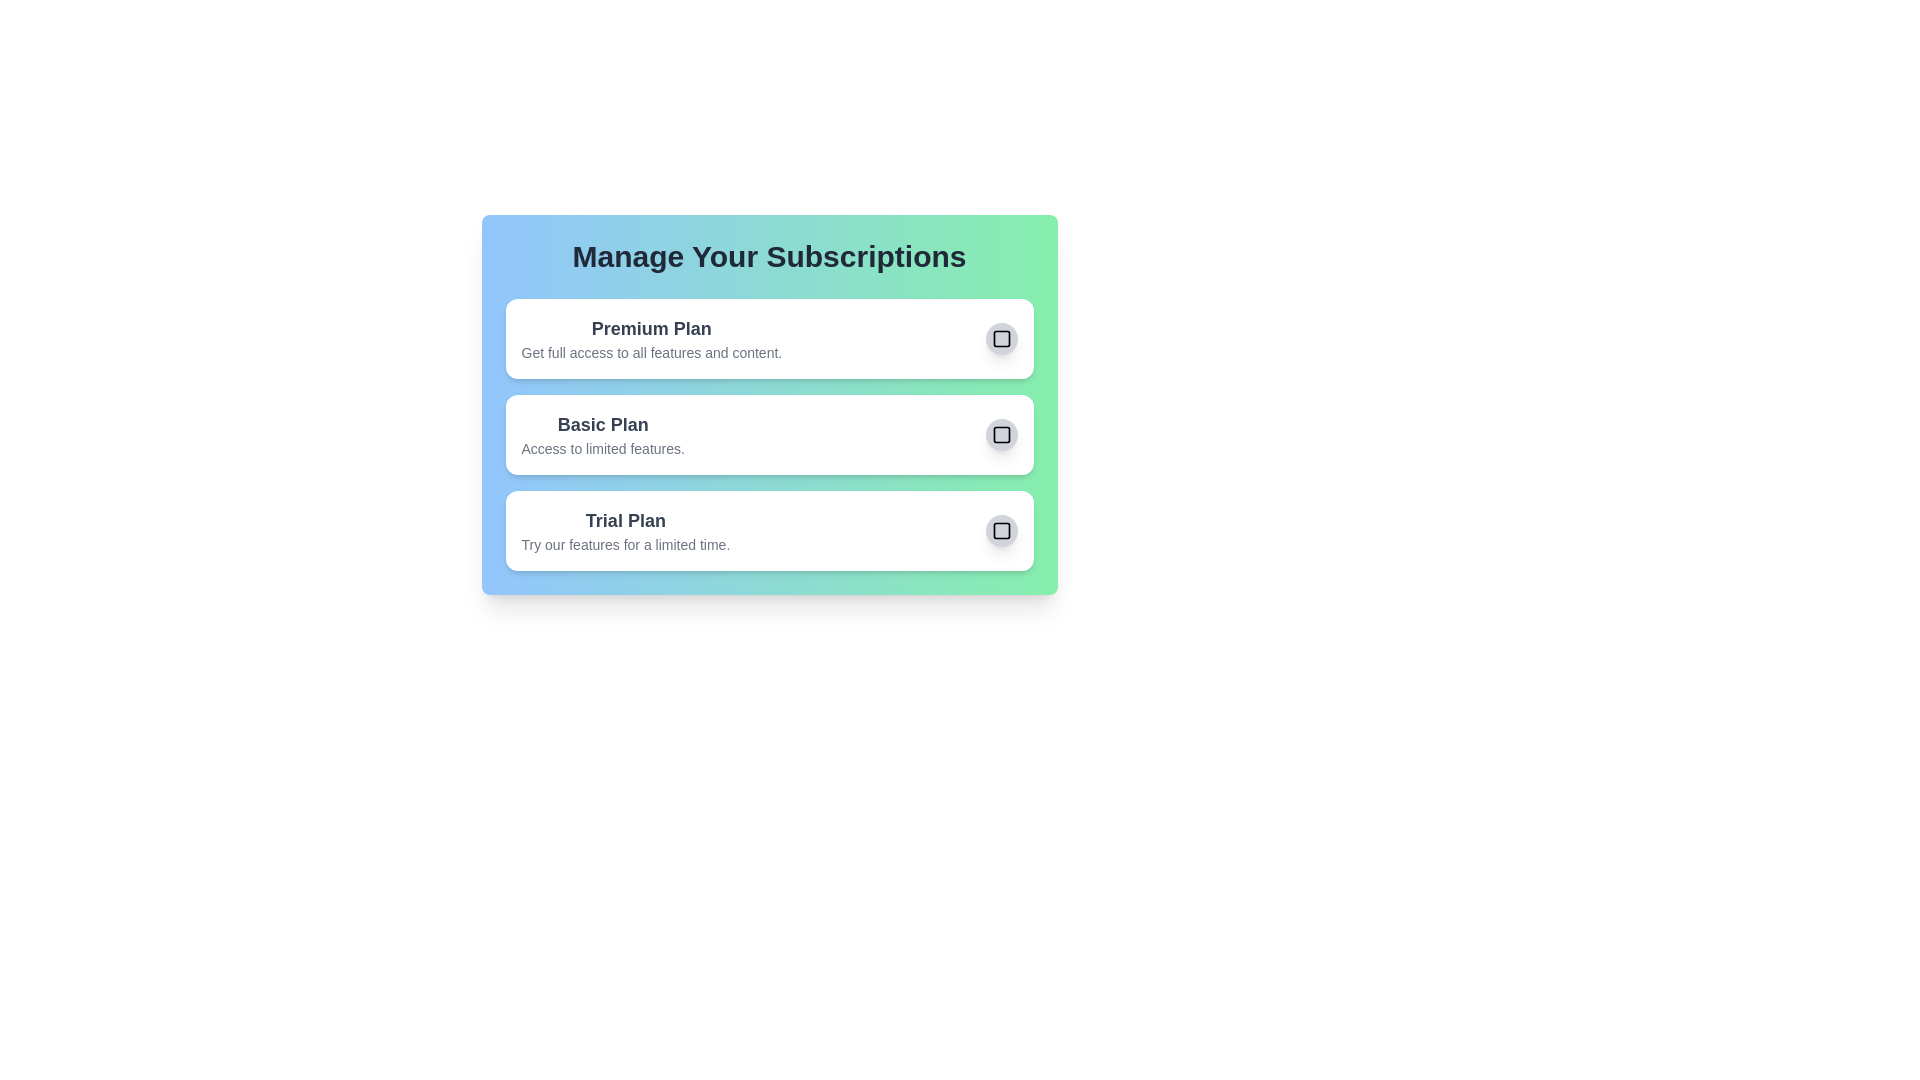 This screenshot has height=1080, width=1920. Describe the element at coordinates (768, 434) in the screenshot. I see `the details of the basic subscription plan represented` at that location.